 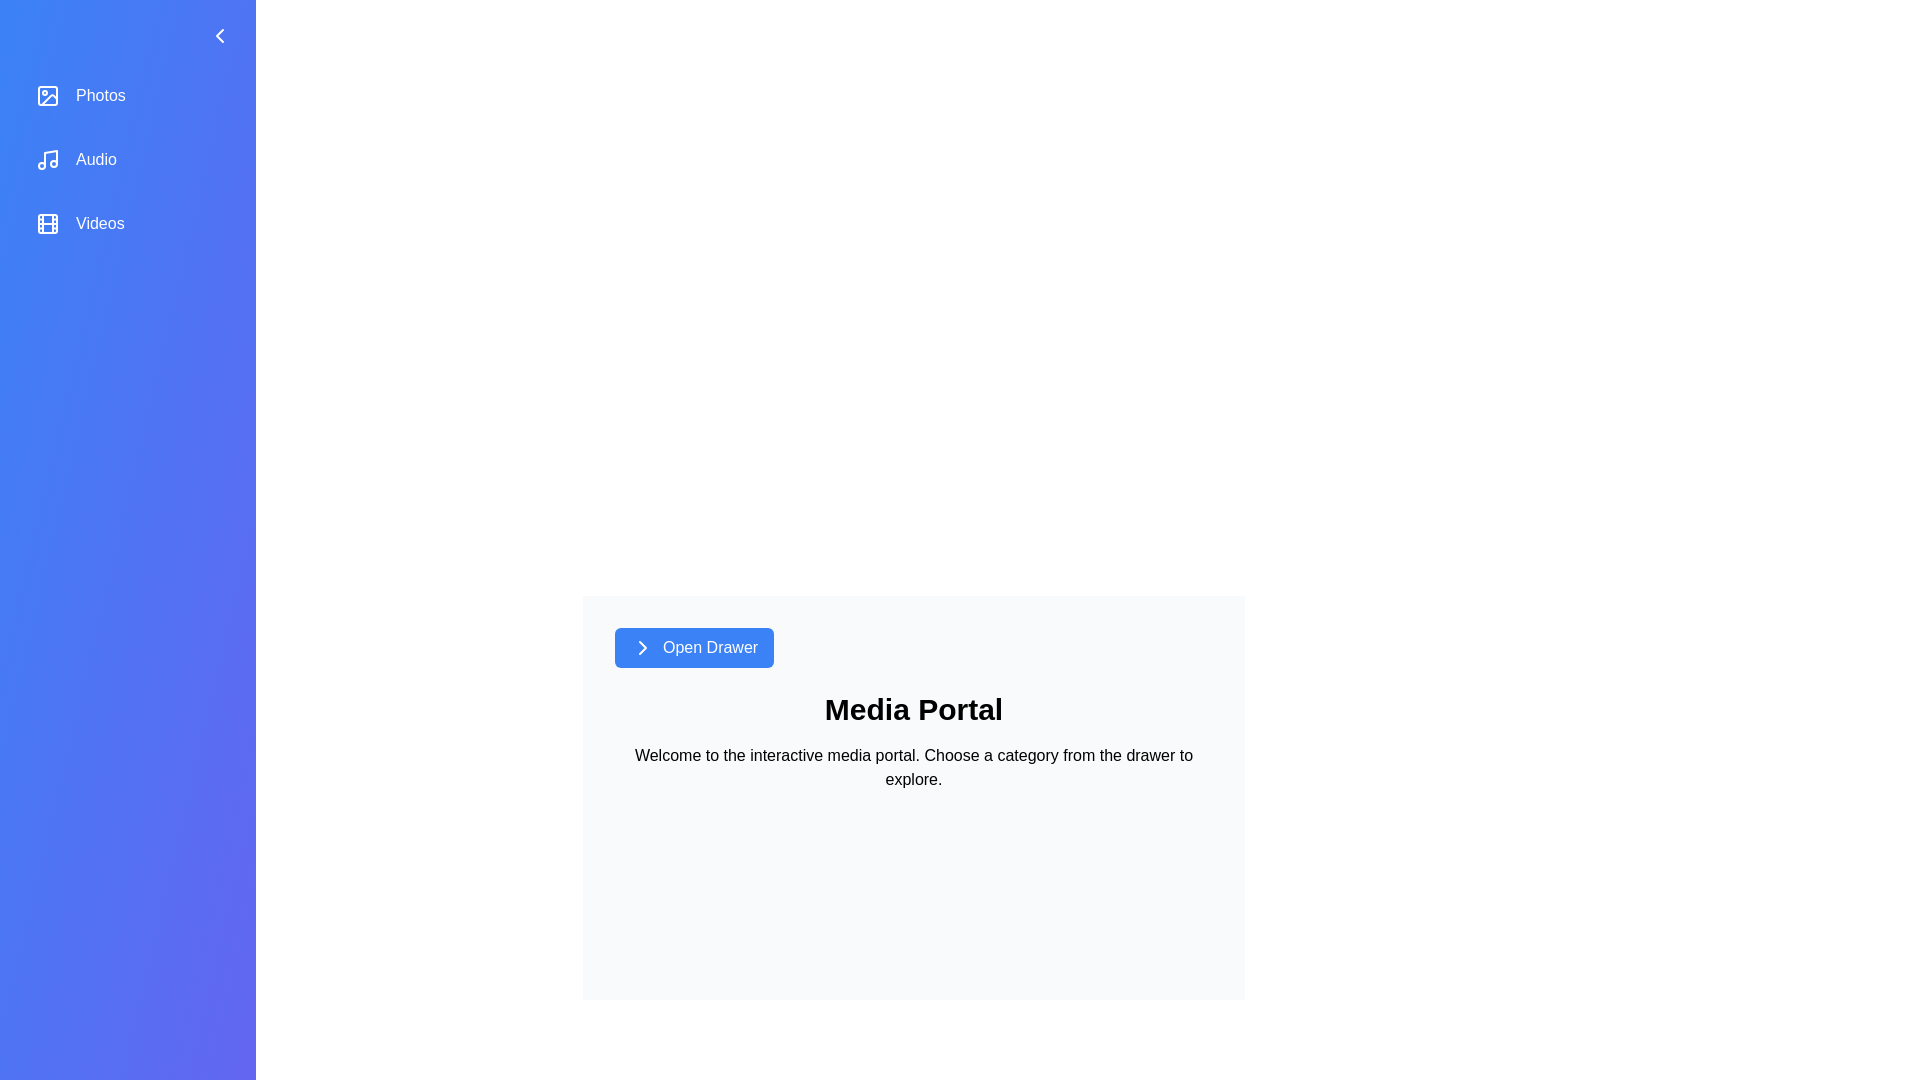 I want to click on the category Photos from the drawer, so click(x=127, y=96).